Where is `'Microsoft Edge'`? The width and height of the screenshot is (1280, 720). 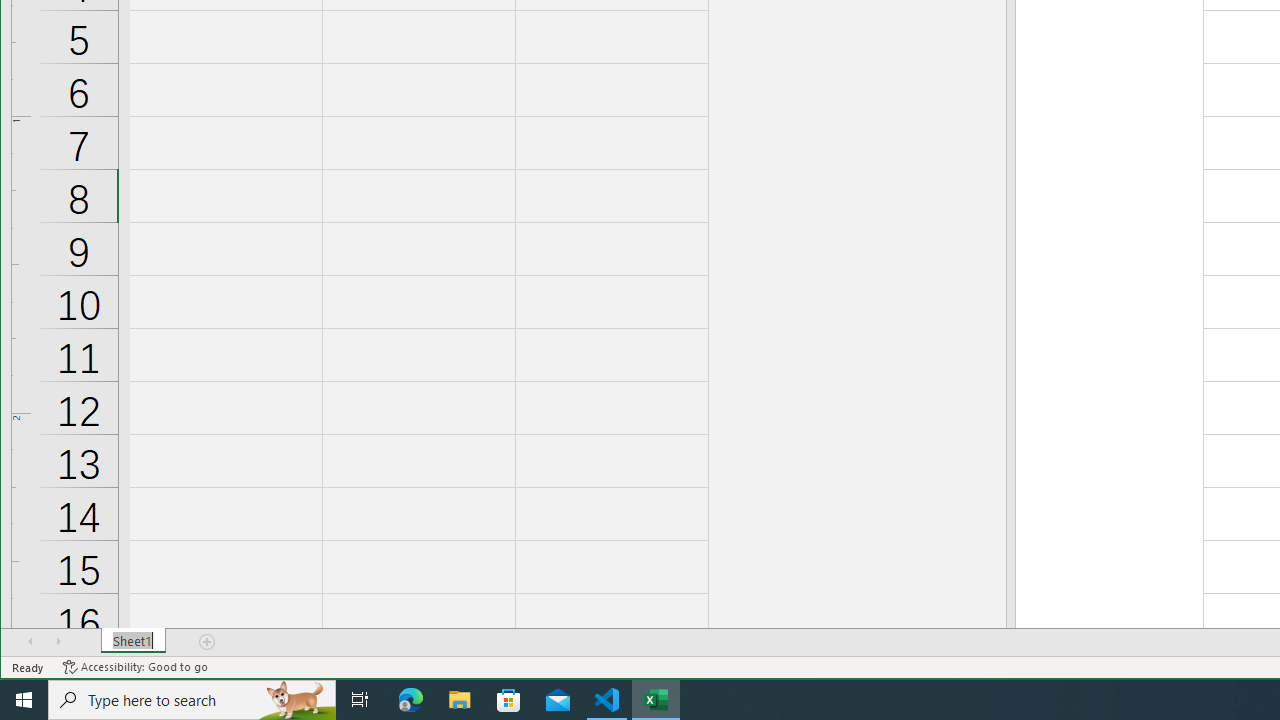 'Microsoft Edge' is located at coordinates (410, 698).